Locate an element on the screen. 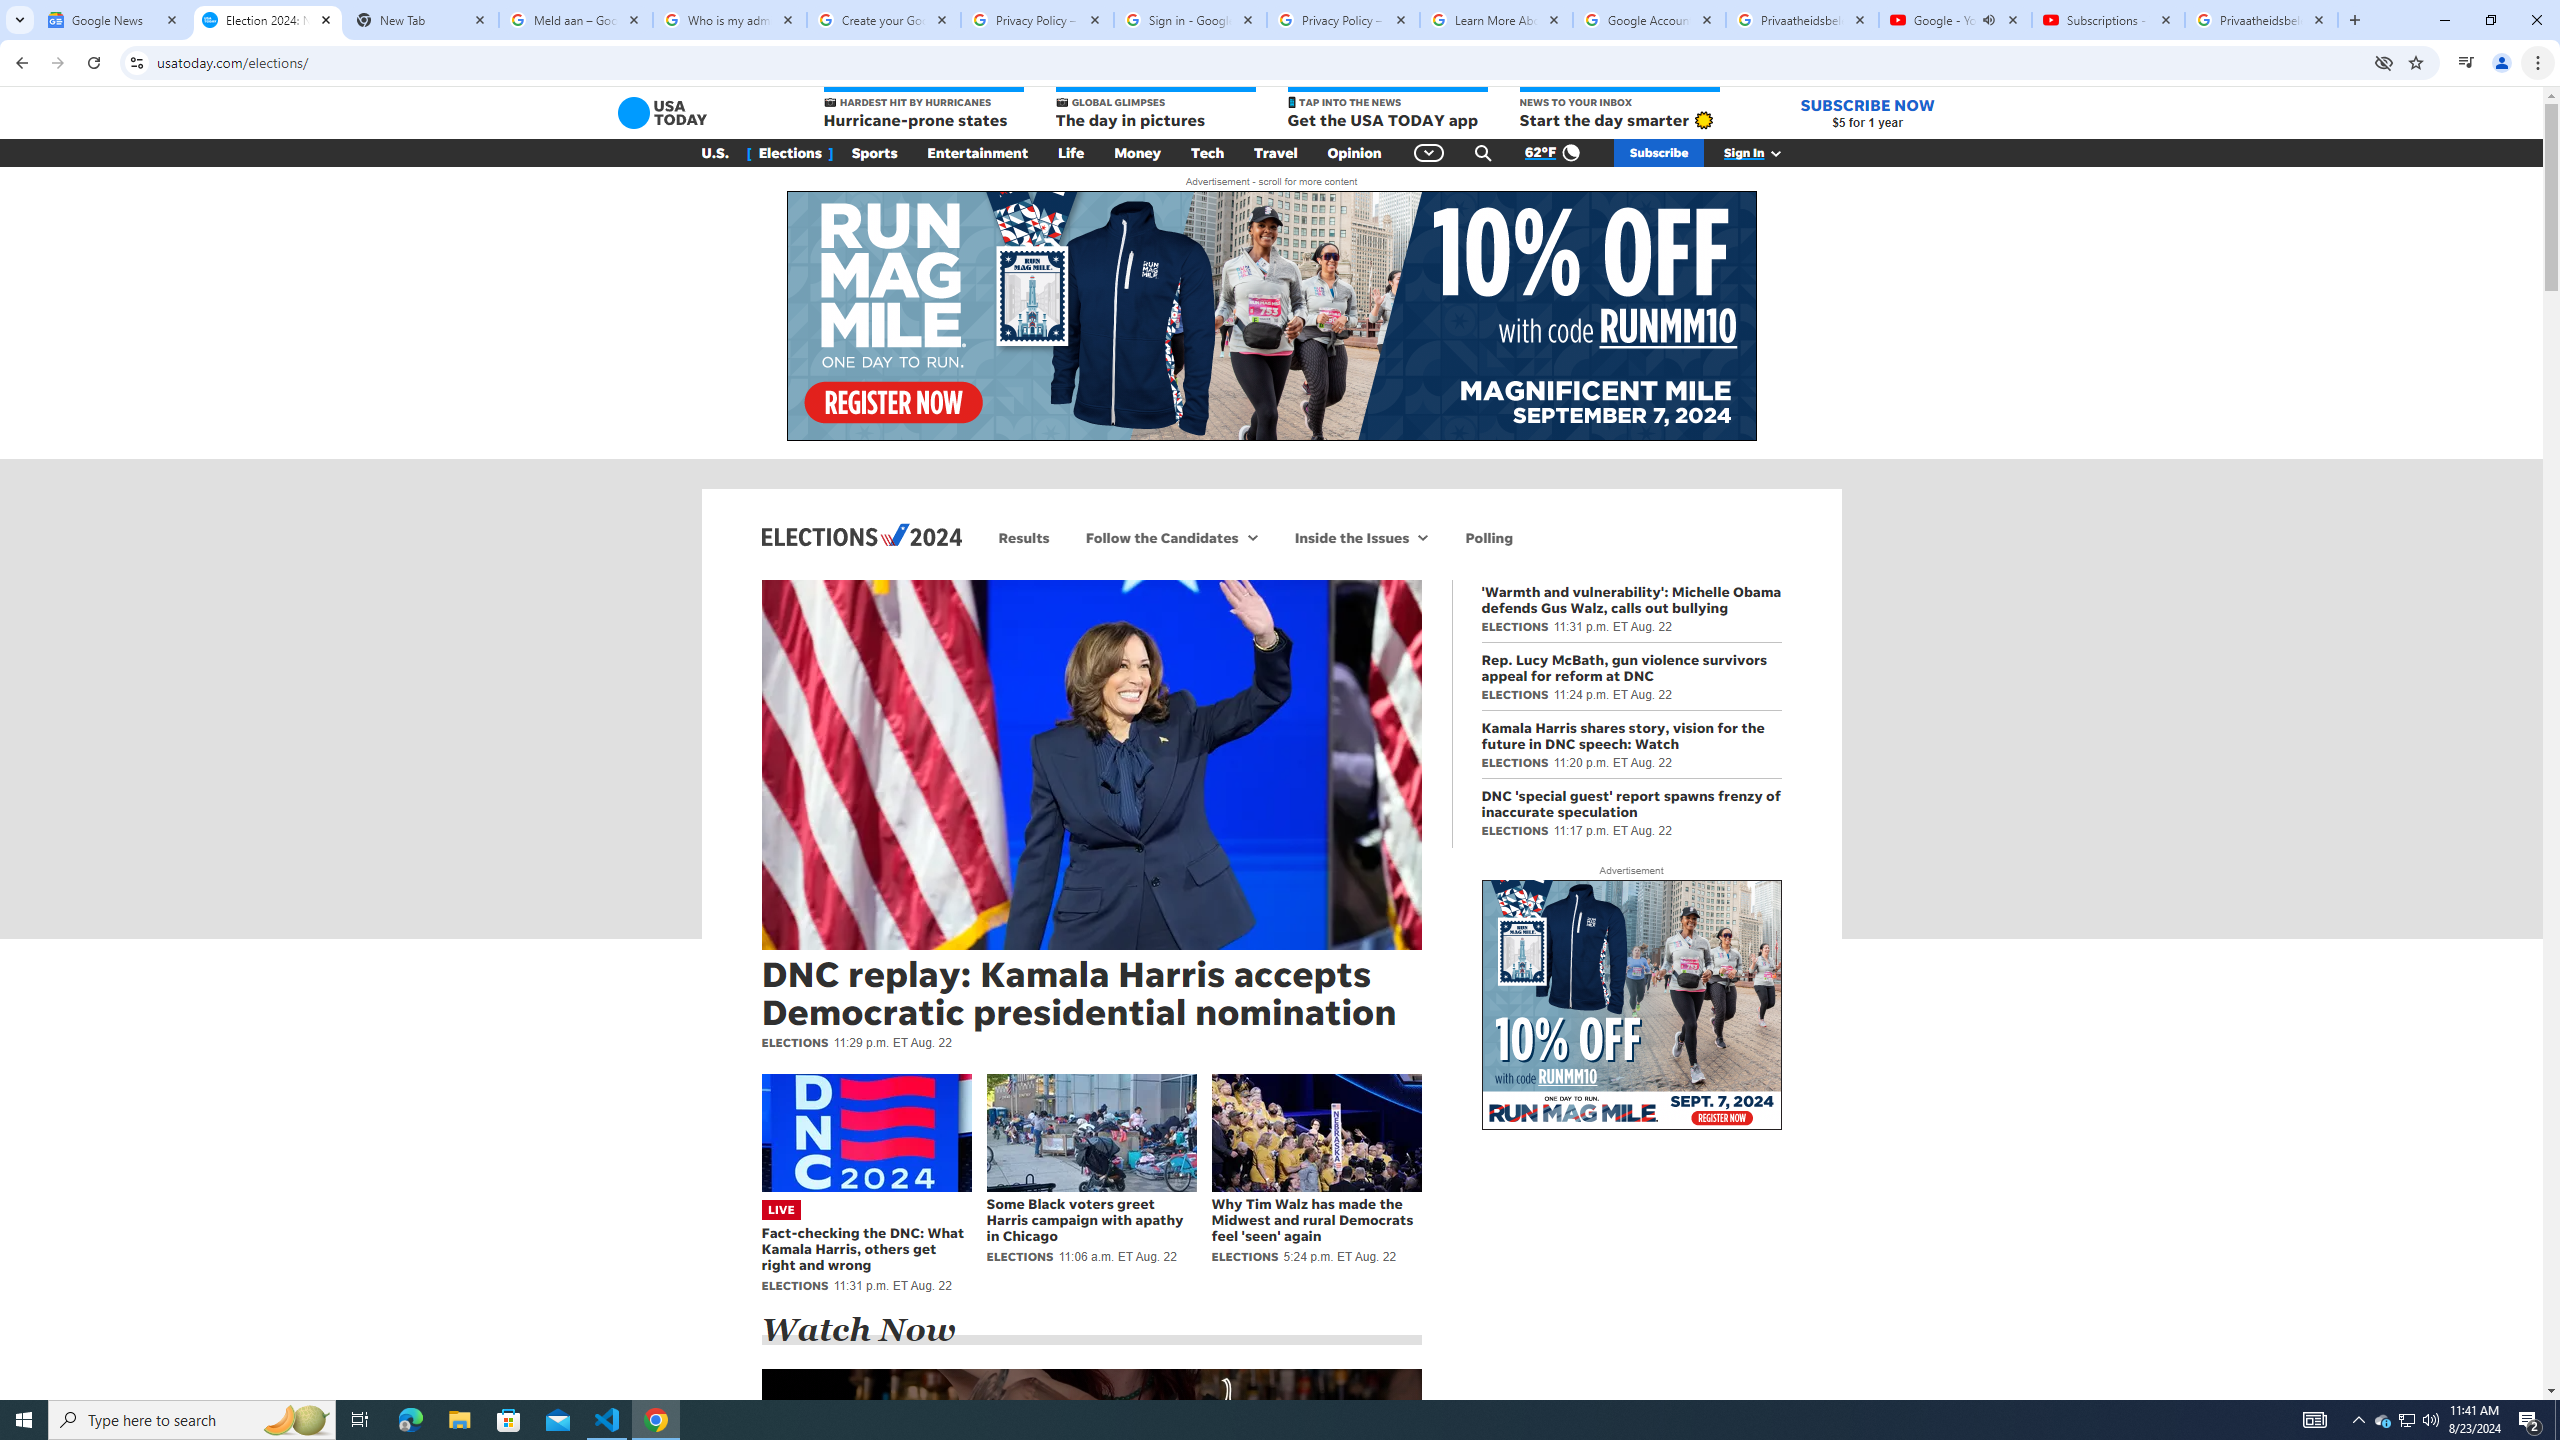 The height and width of the screenshot is (1440, 2560). 'Polling' is located at coordinates (1488, 536).